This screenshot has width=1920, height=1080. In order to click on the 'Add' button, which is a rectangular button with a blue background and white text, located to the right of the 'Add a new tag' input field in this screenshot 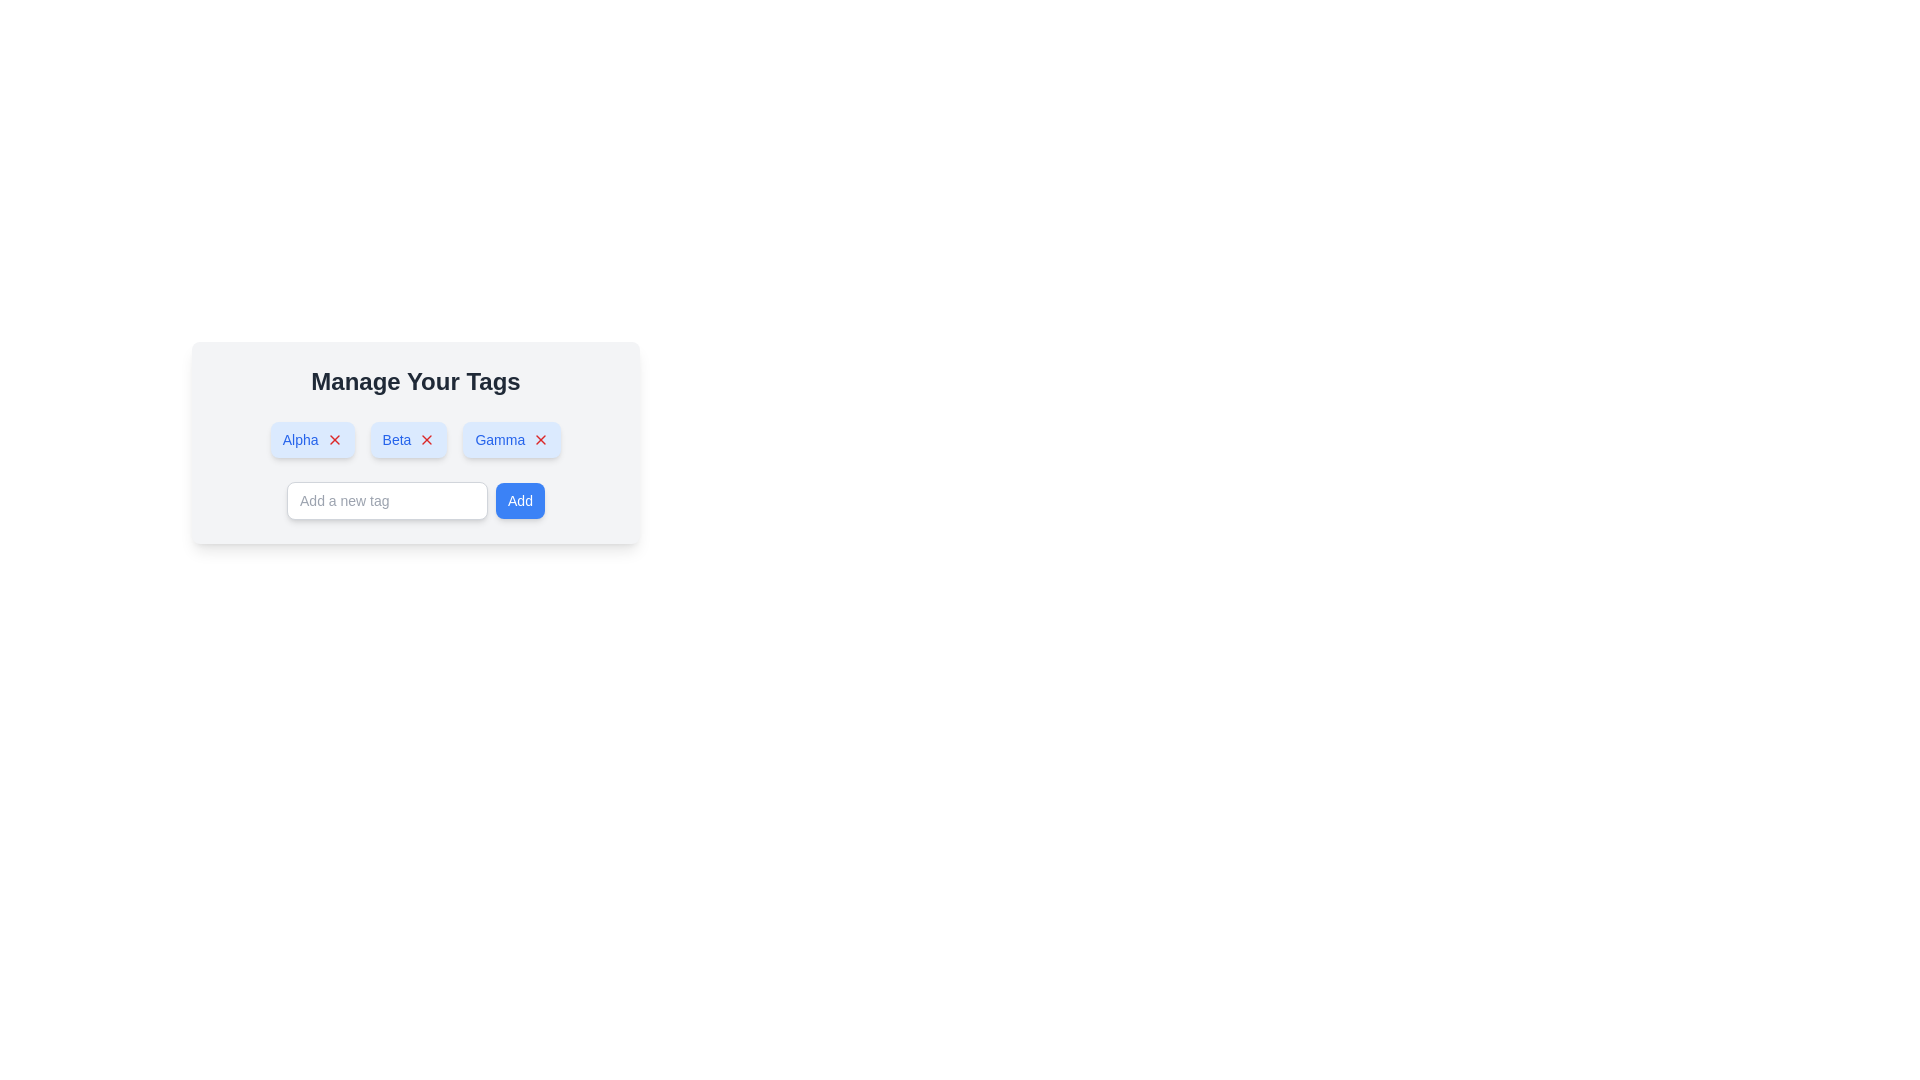, I will do `click(520, 500)`.